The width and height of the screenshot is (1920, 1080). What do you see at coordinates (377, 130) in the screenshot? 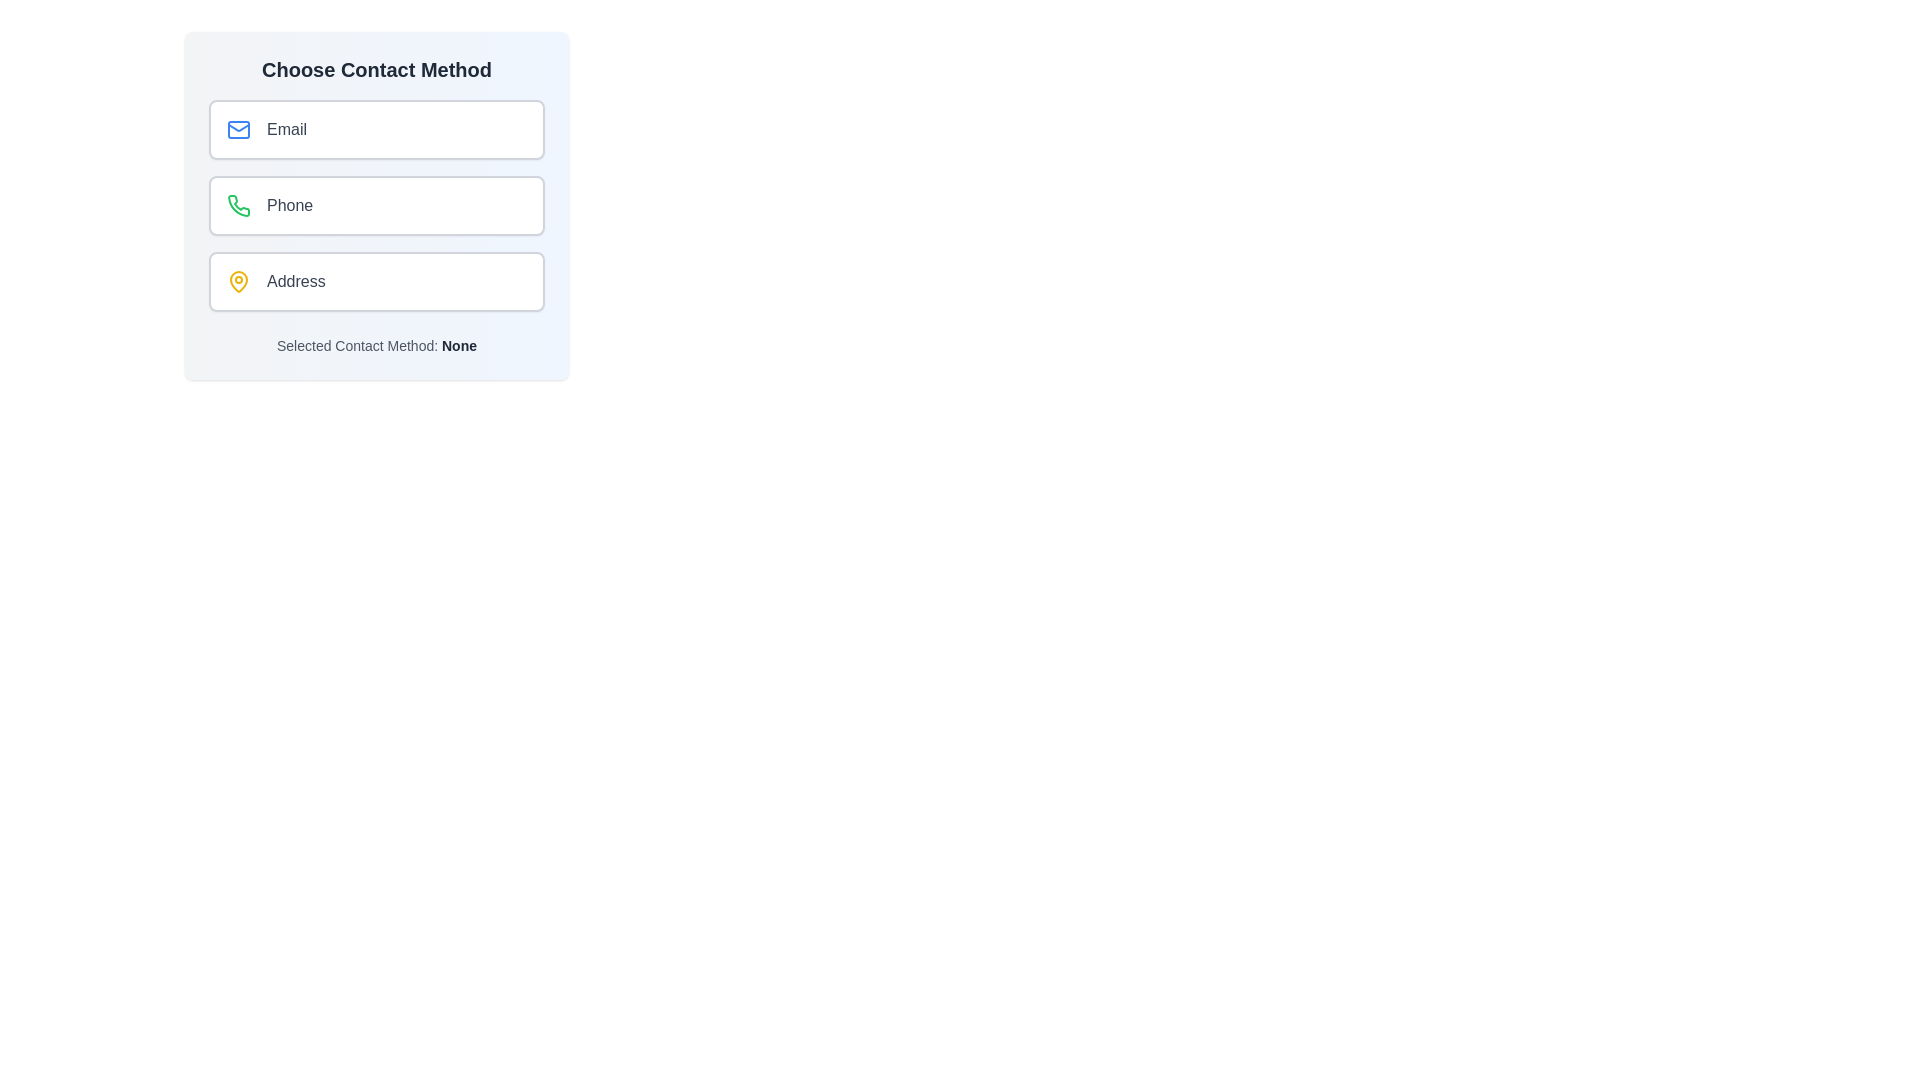
I see `the contact method Email by clicking on its corresponding chip` at bounding box center [377, 130].